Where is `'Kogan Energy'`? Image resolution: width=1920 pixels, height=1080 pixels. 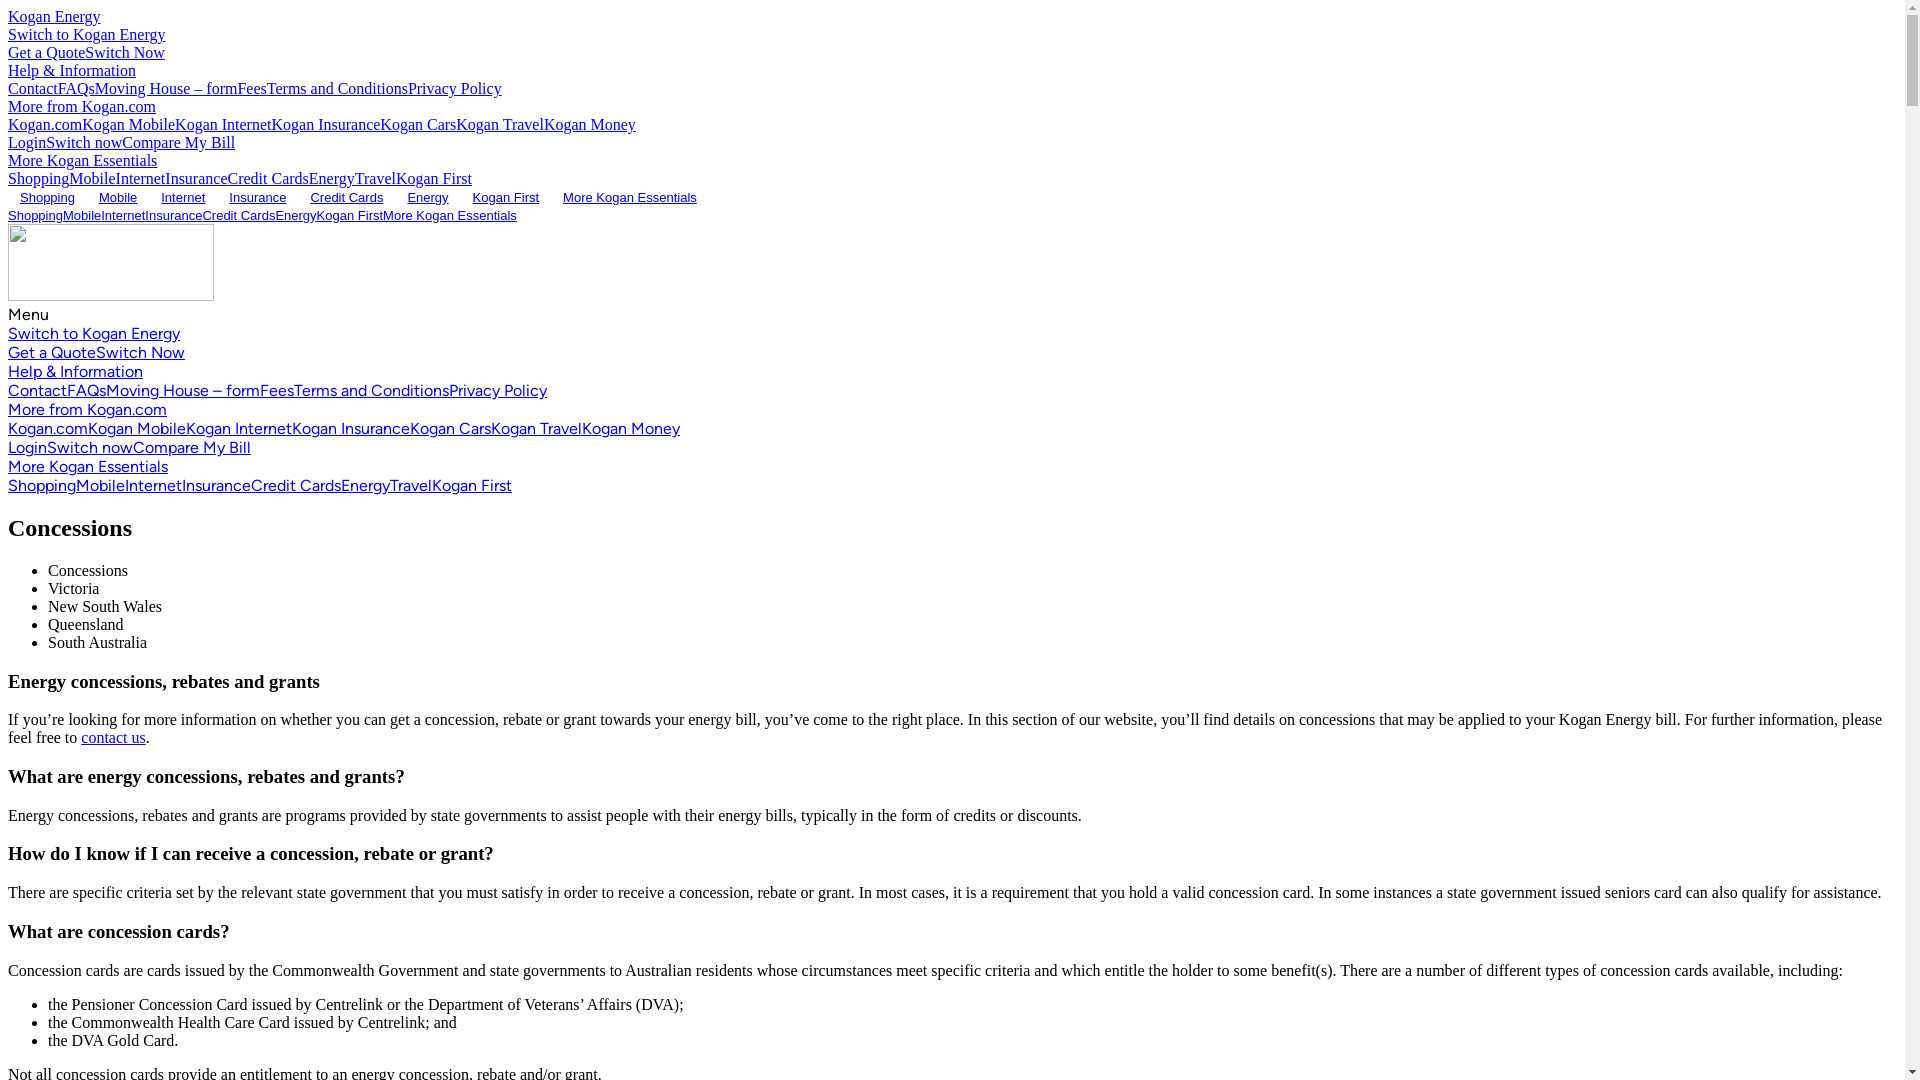
'Kogan Energy' is located at coordinates (54, 16).